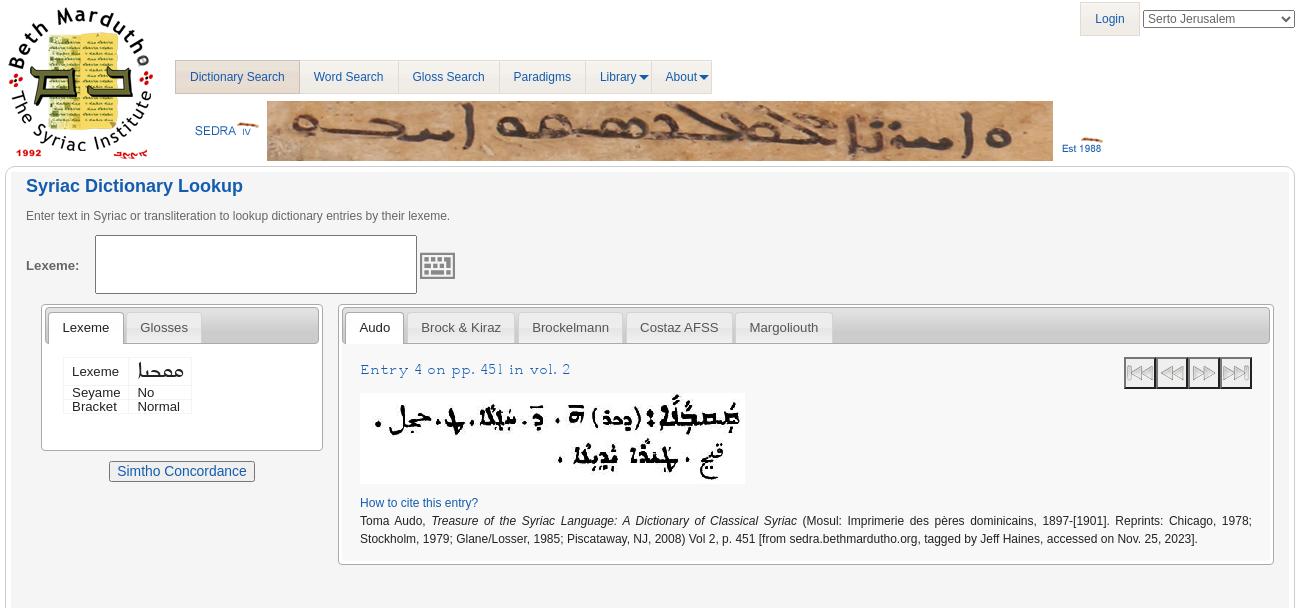 The width and height of the screenshot is (1315, 608). Describe the element at coordinates (570, 327) in the screenshot. I see `'Brockelmann'` at that location.